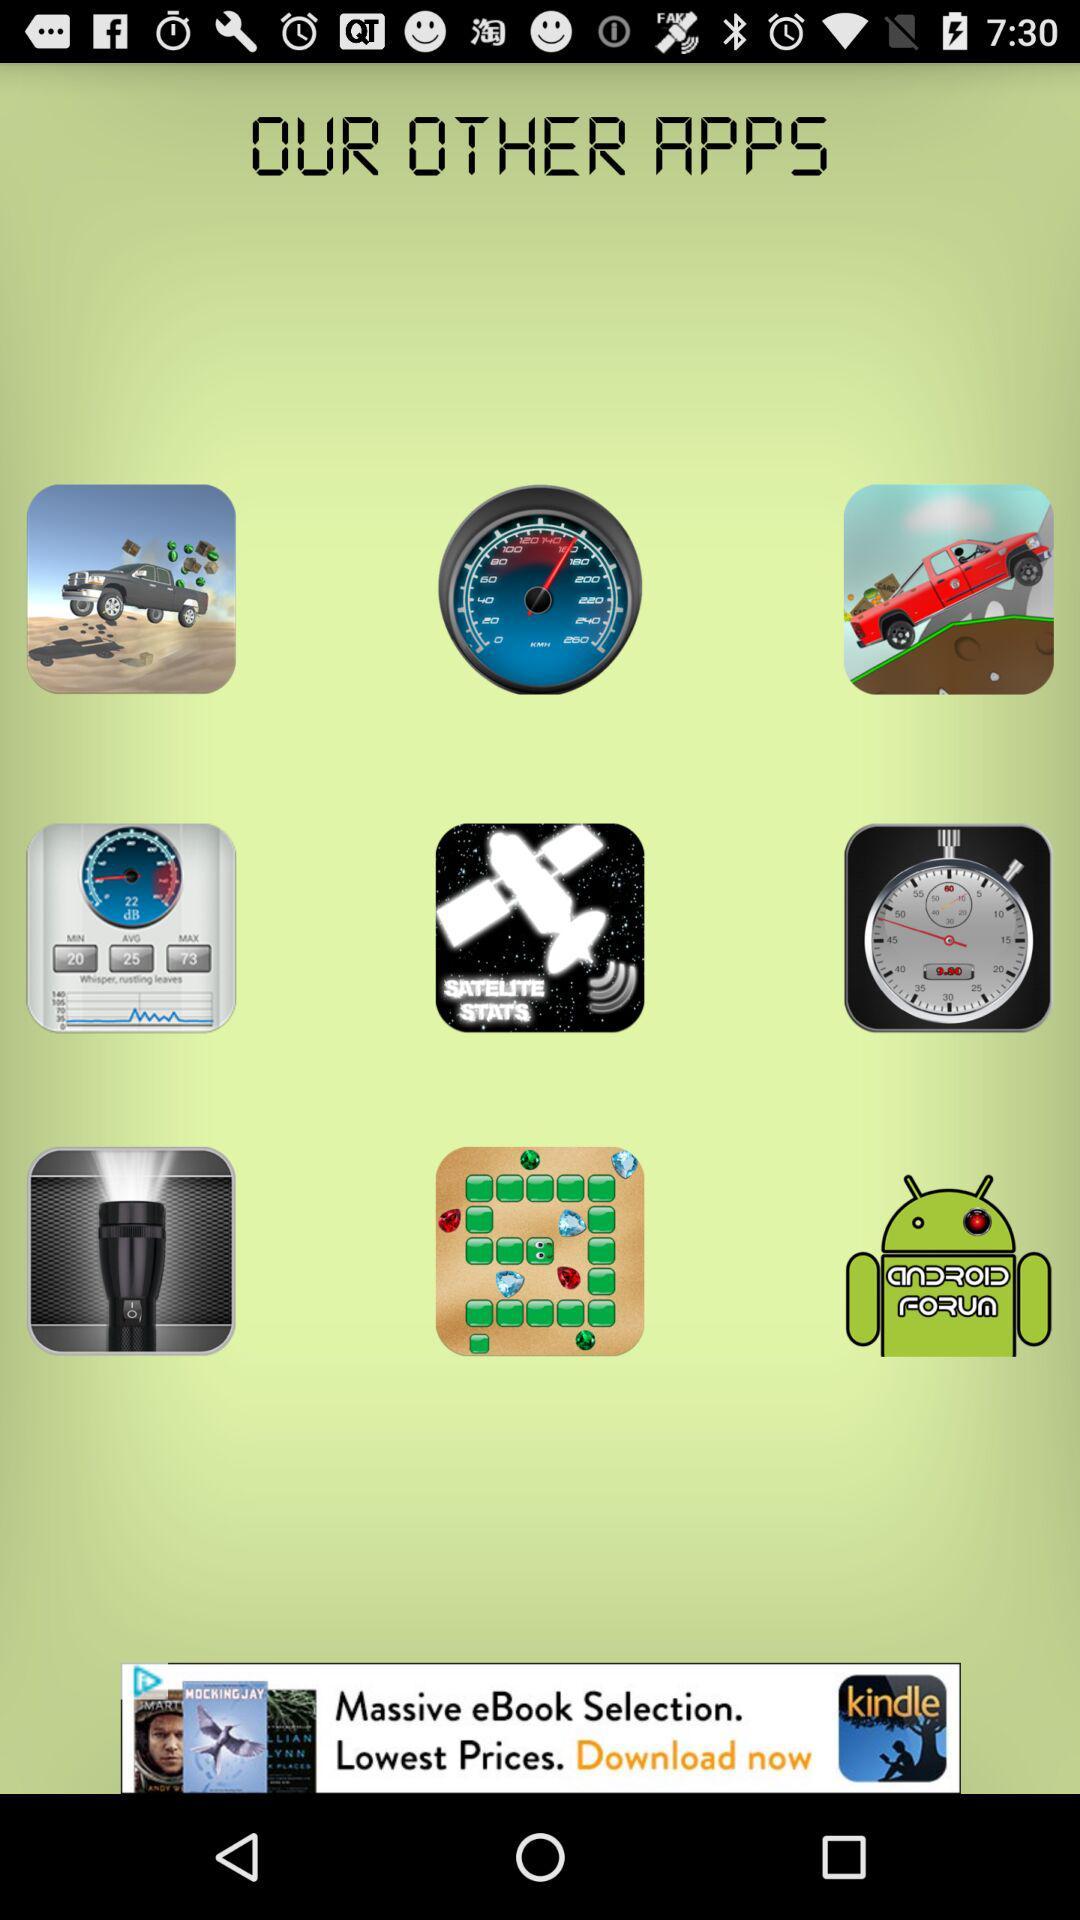 The width and height of the screenshot is (1080, 1920). I want to click on opens displayed app in appstore, so click(131, 588).